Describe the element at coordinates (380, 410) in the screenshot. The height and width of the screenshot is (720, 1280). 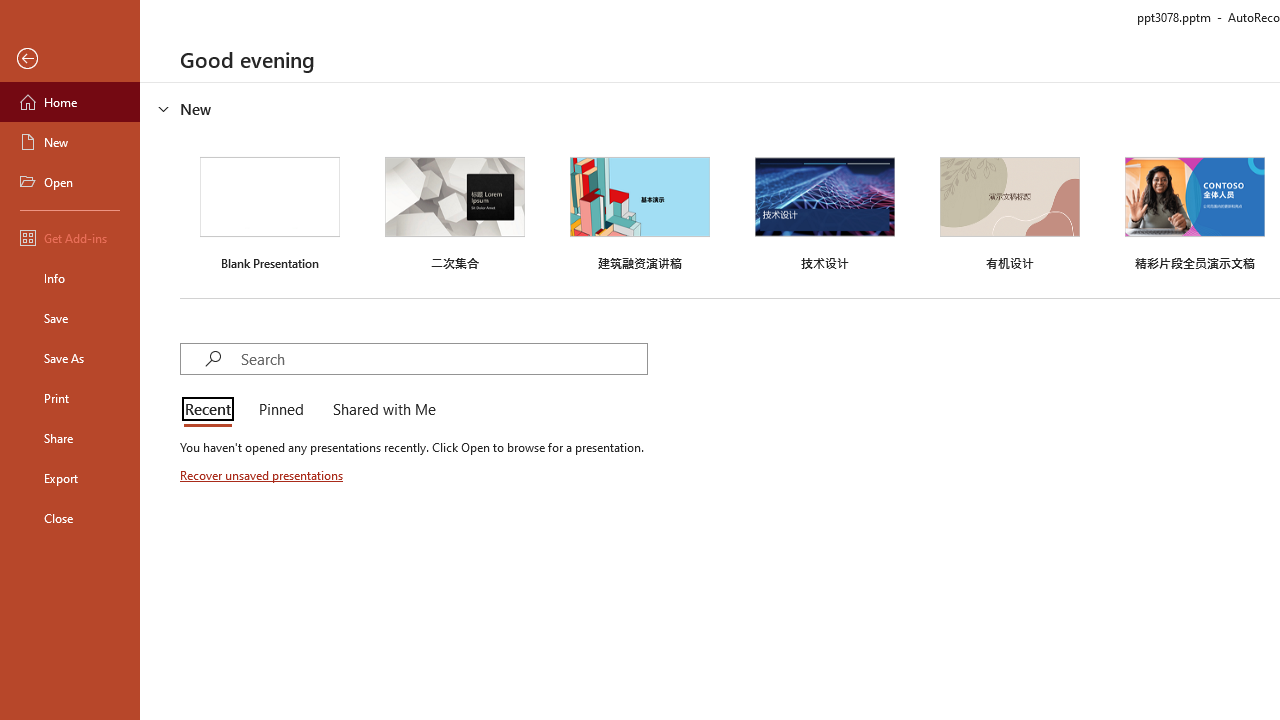
I see `'Shared with Me'` at that location.